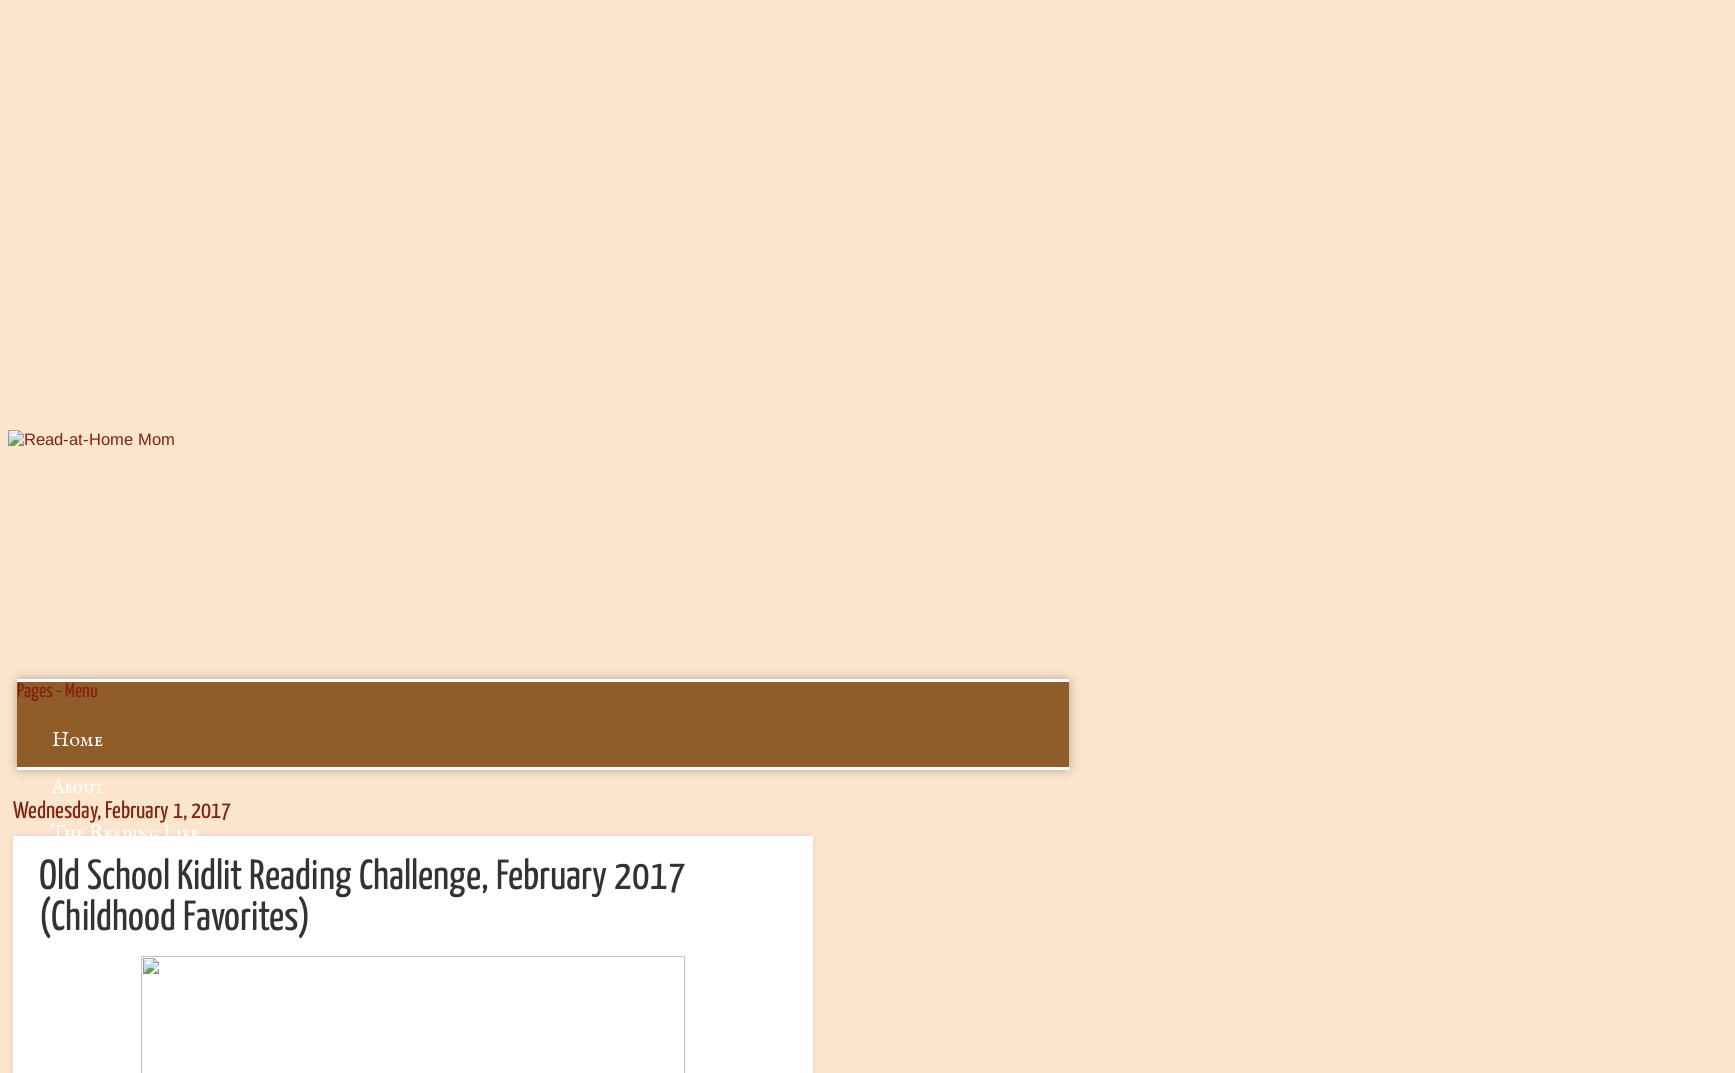 Image resolution: width=1735 pixels, height=1073 pixels. Describe the element at coordinates (109, 879) in the screenshot. I see `'Book Reviews'` at that location.